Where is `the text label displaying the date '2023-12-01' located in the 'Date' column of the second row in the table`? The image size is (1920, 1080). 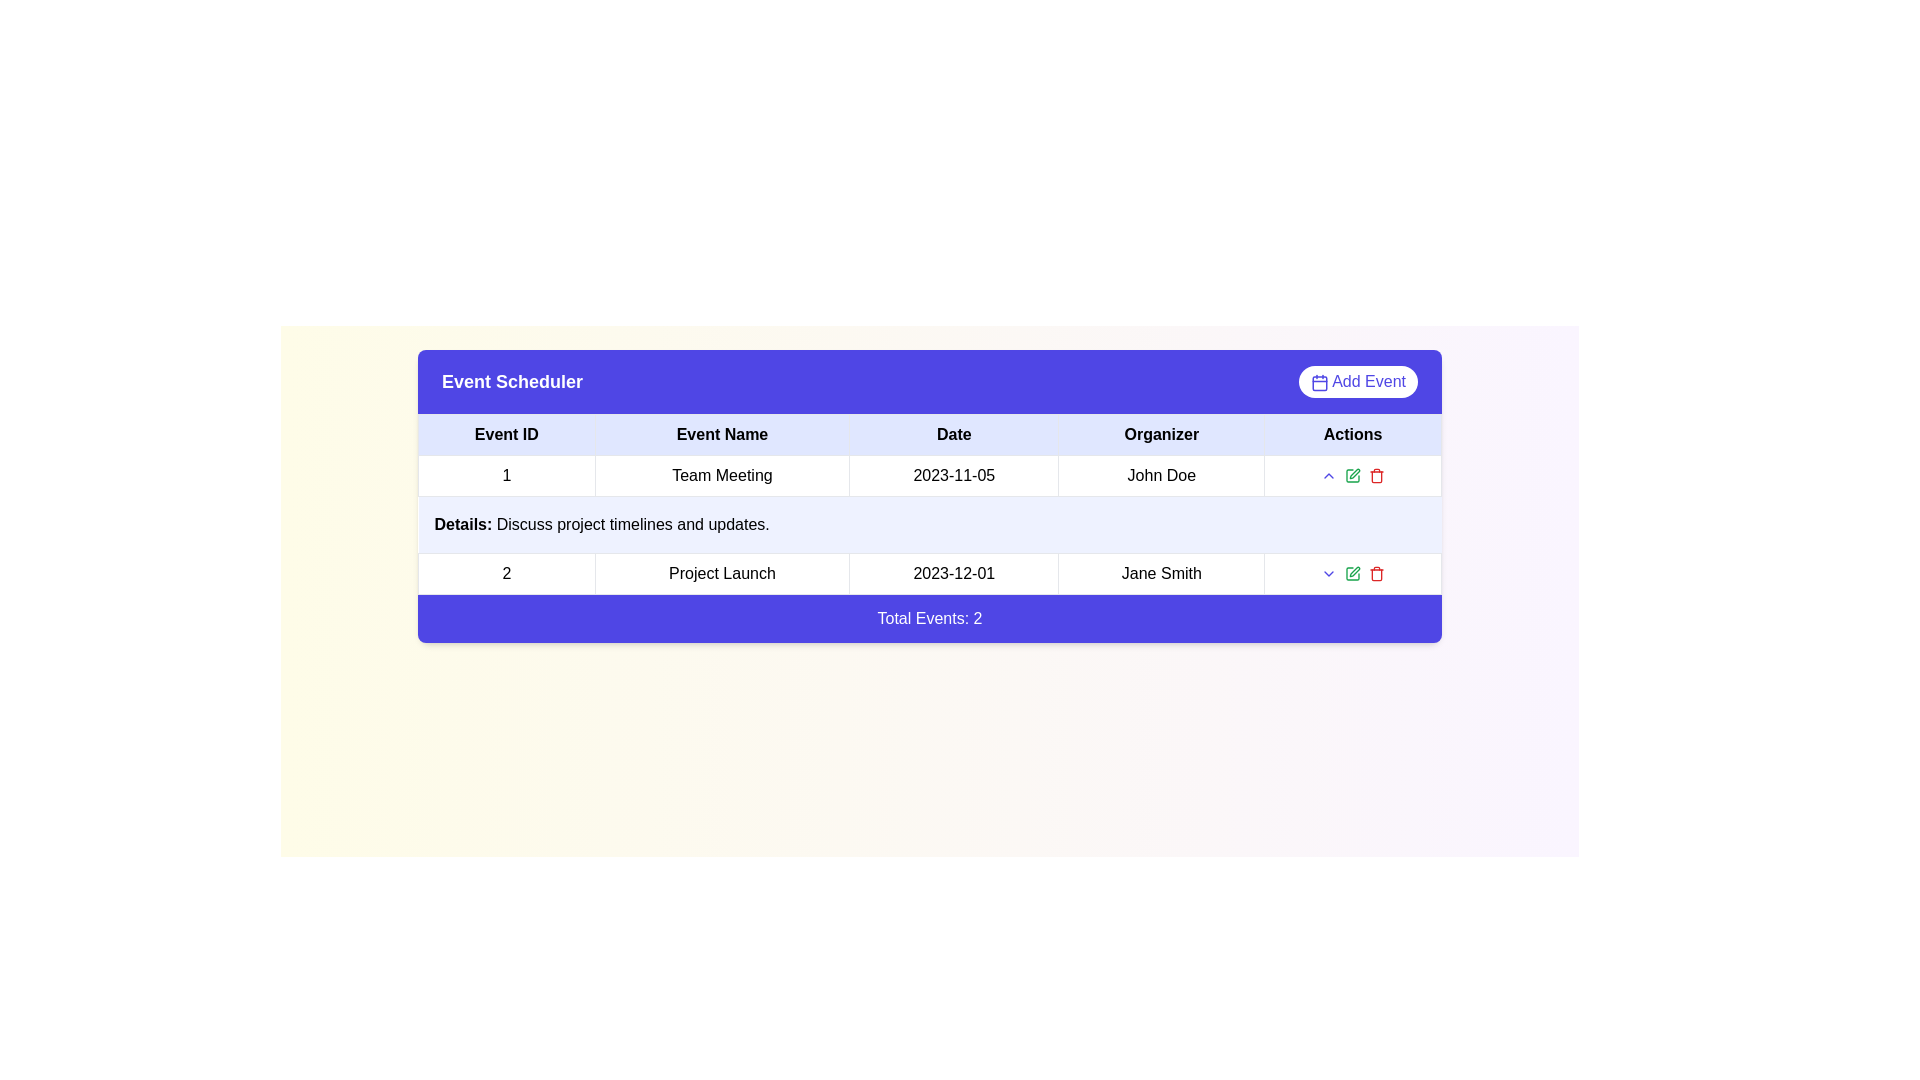 the text label displaying the date '2023-12-01' located in the 'Date' column of the second row in the table is located at coordinates (953, 574).